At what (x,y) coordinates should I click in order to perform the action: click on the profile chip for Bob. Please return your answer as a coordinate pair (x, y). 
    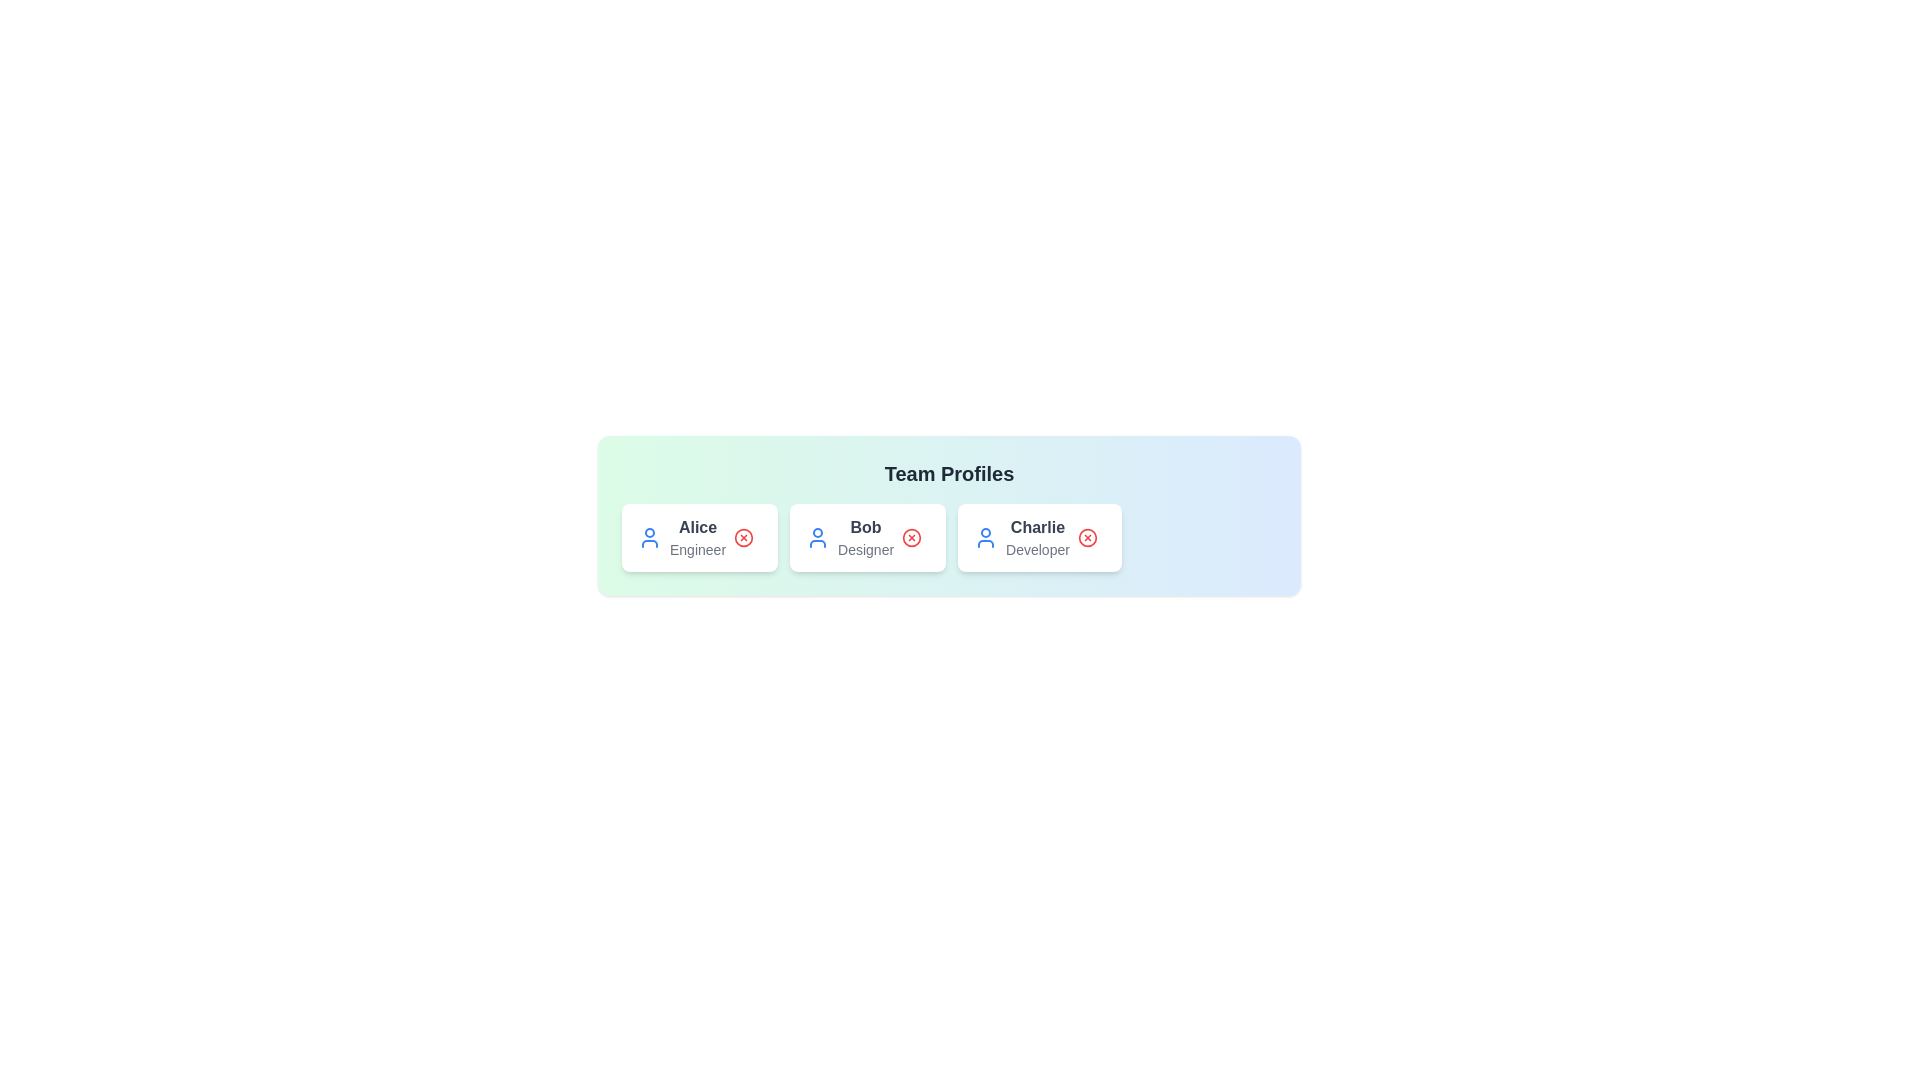
    Looking at the image, I should click on (868, 536).